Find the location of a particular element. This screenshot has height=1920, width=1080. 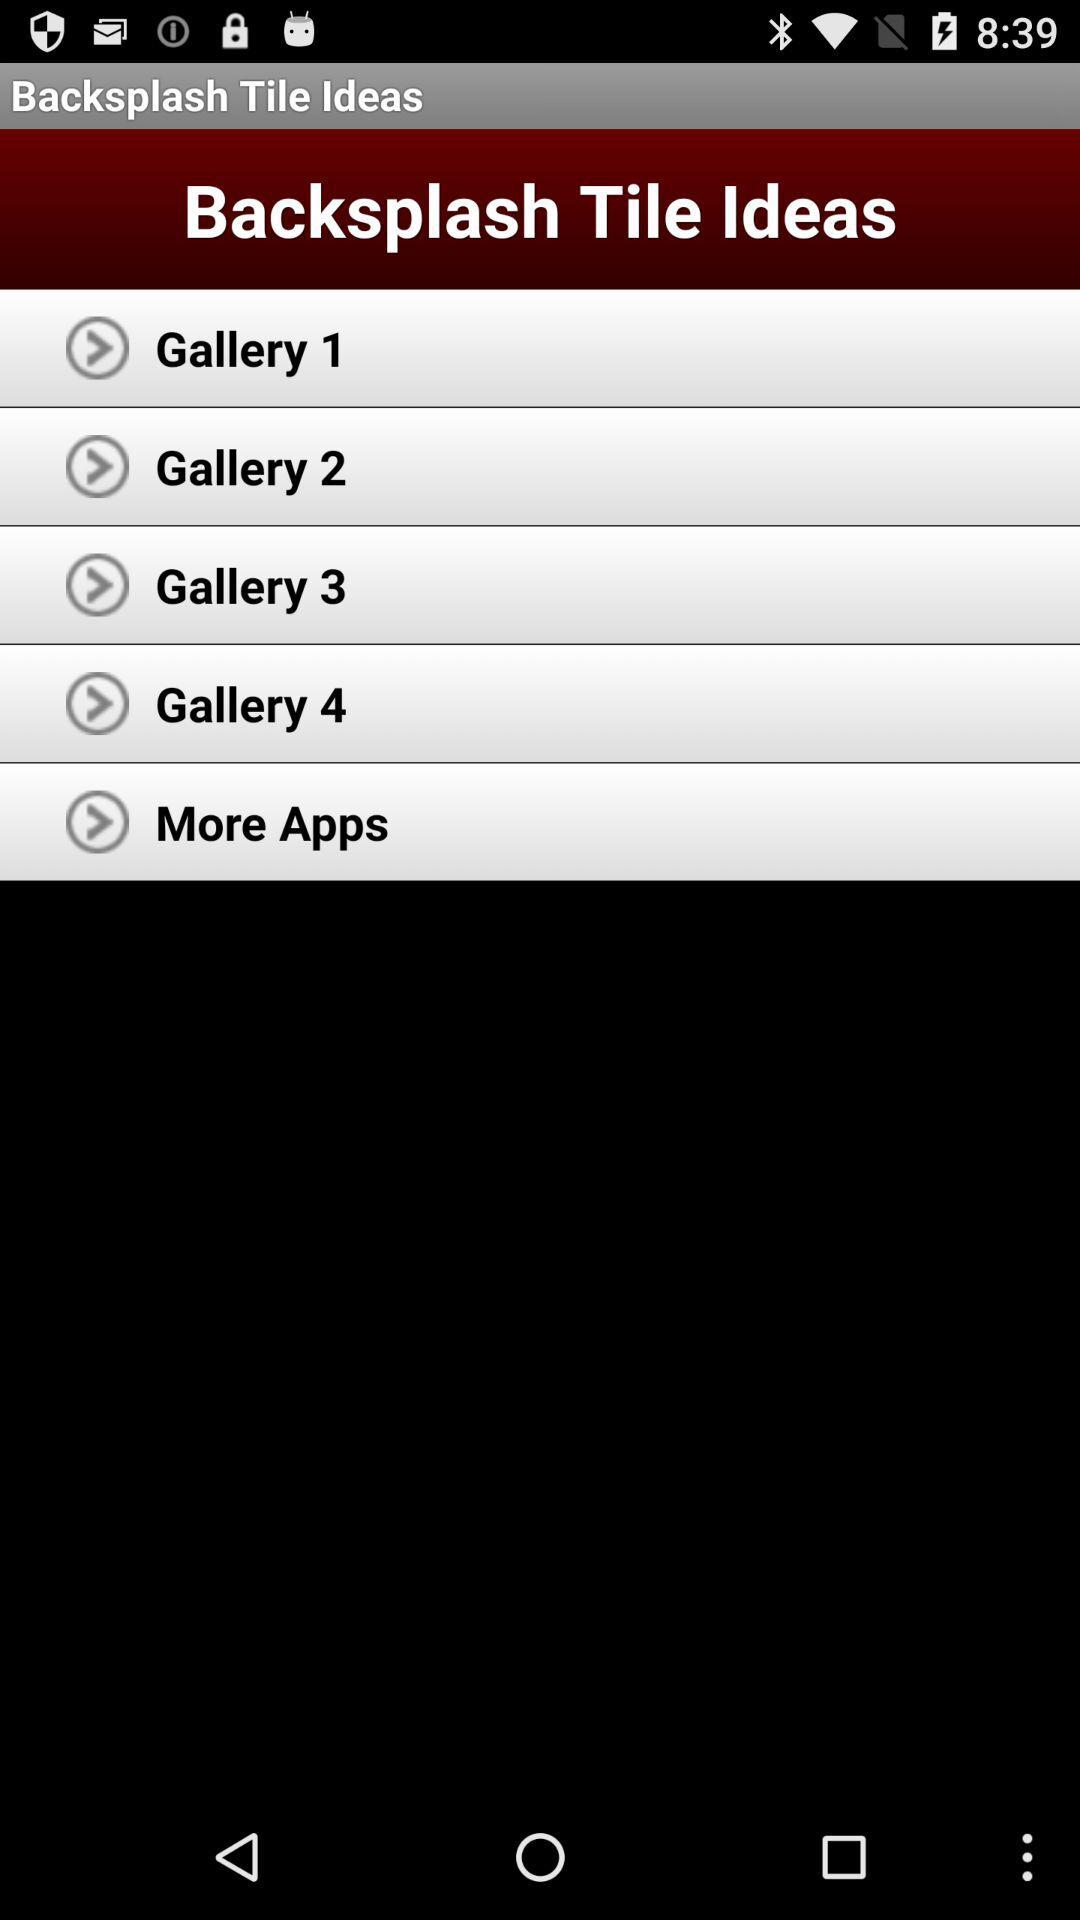

icon below the gallery 1 is located at coordinates (250, 465).